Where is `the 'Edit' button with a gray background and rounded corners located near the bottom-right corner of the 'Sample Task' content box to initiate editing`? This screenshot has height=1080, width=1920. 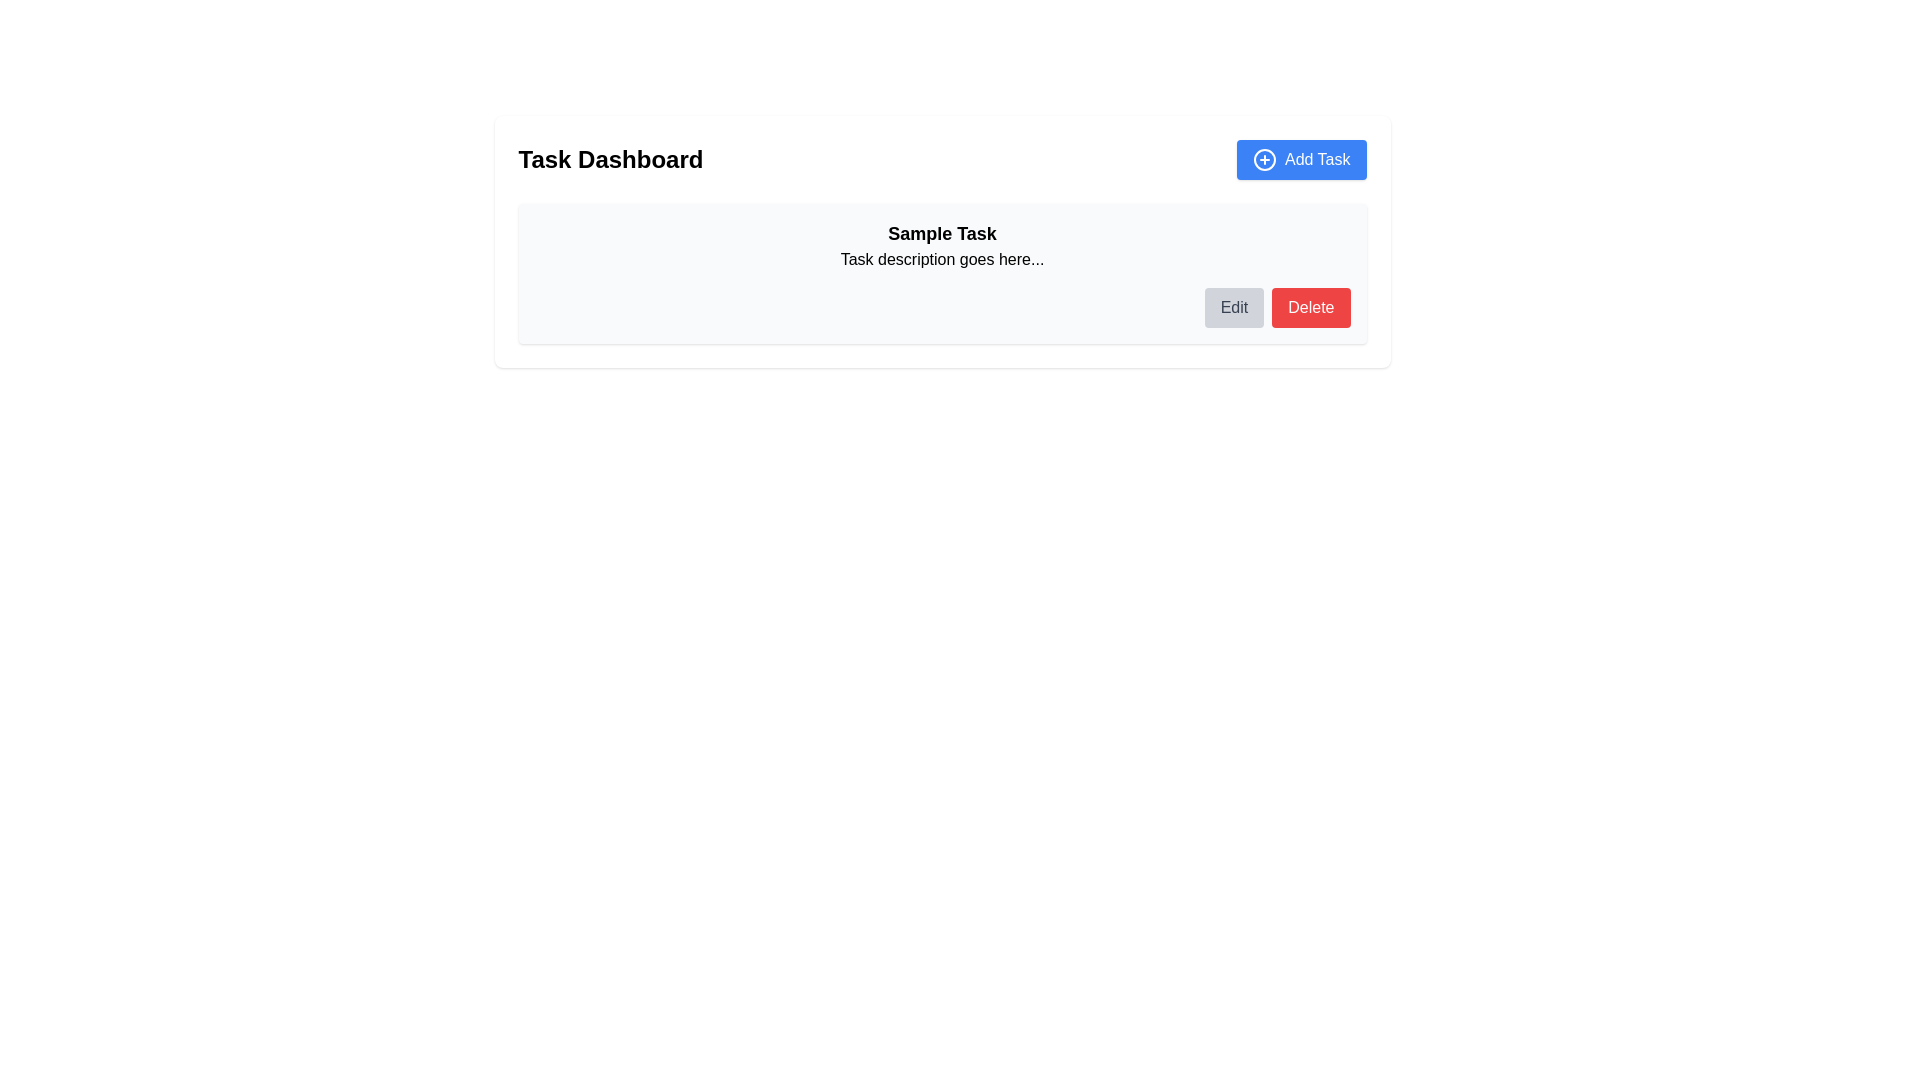
the 'Edit' button with a gray background and rounded corners located near the bottom-right corner of the 'Sample Task' content box to initiate editing is located at coordinates (1233, 308).